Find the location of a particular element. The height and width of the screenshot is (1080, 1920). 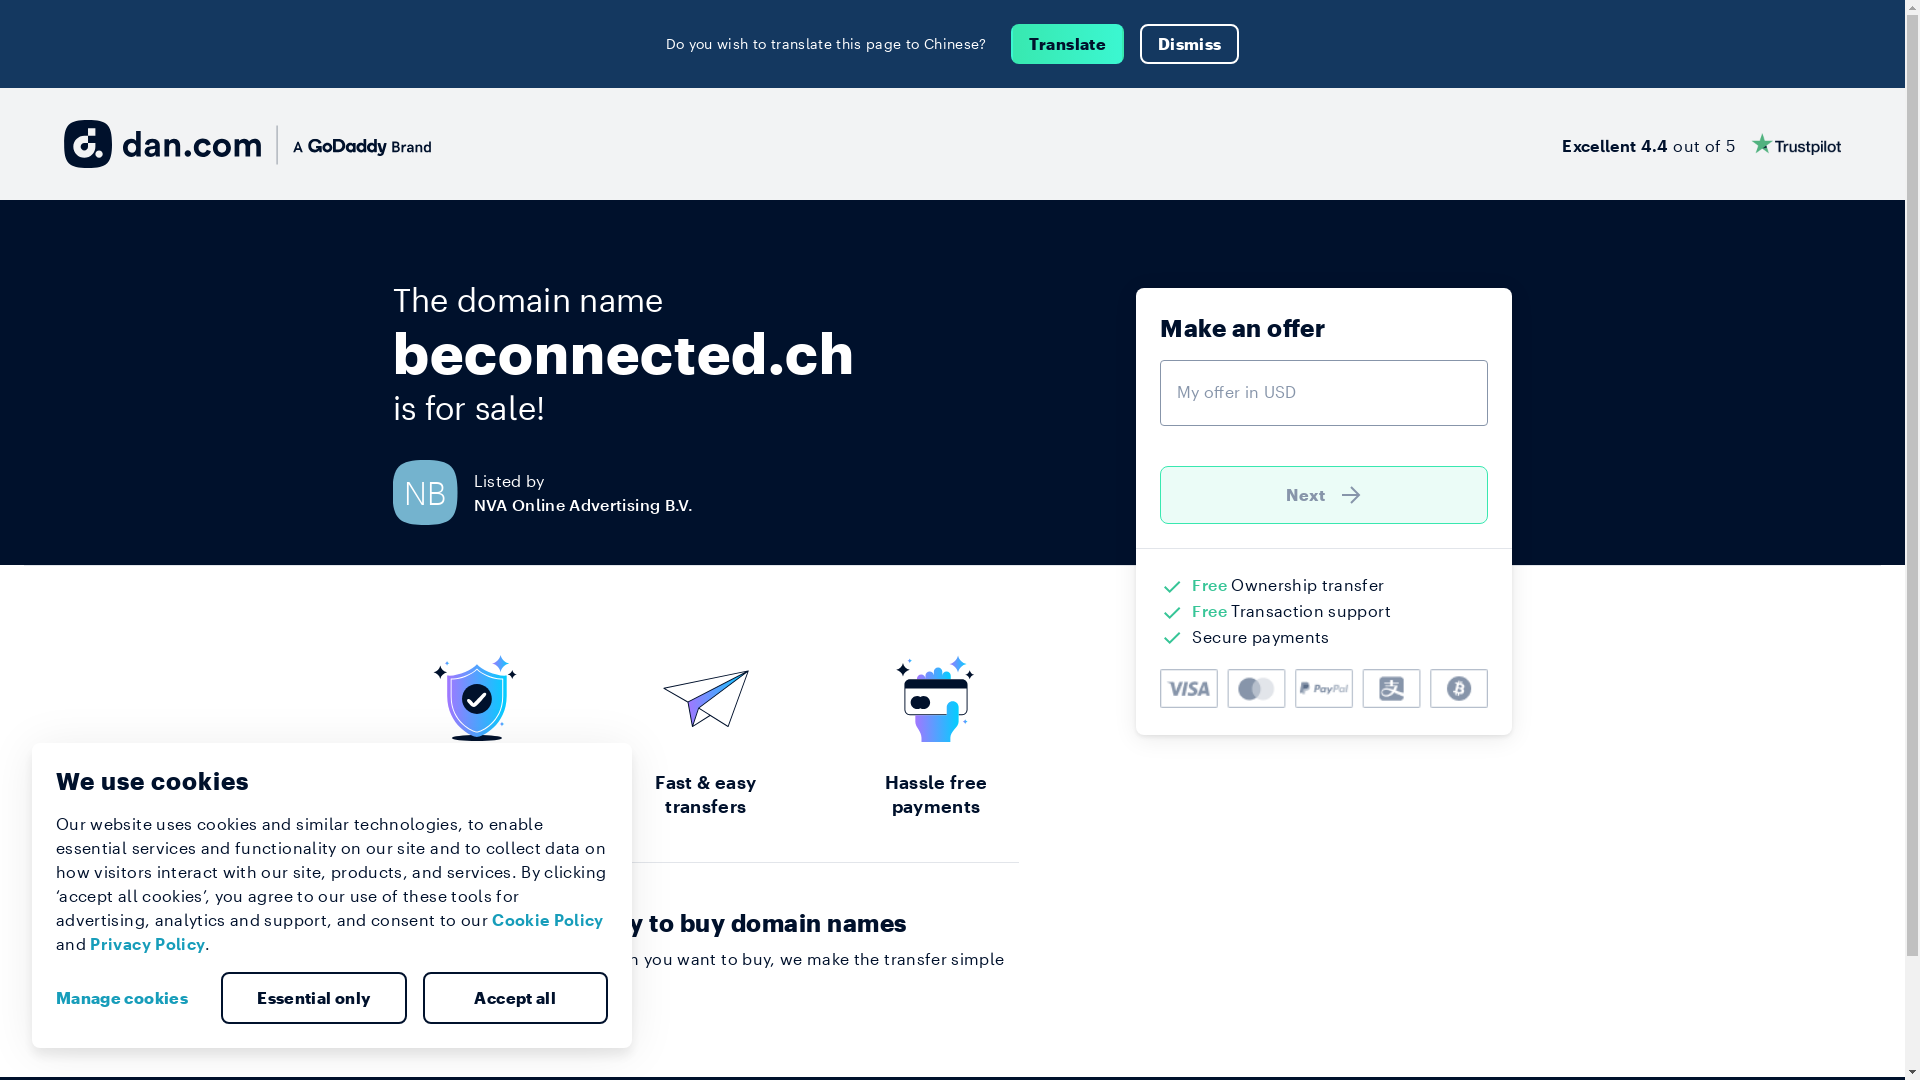

'Translate' is located at coordinates (1066, 43).